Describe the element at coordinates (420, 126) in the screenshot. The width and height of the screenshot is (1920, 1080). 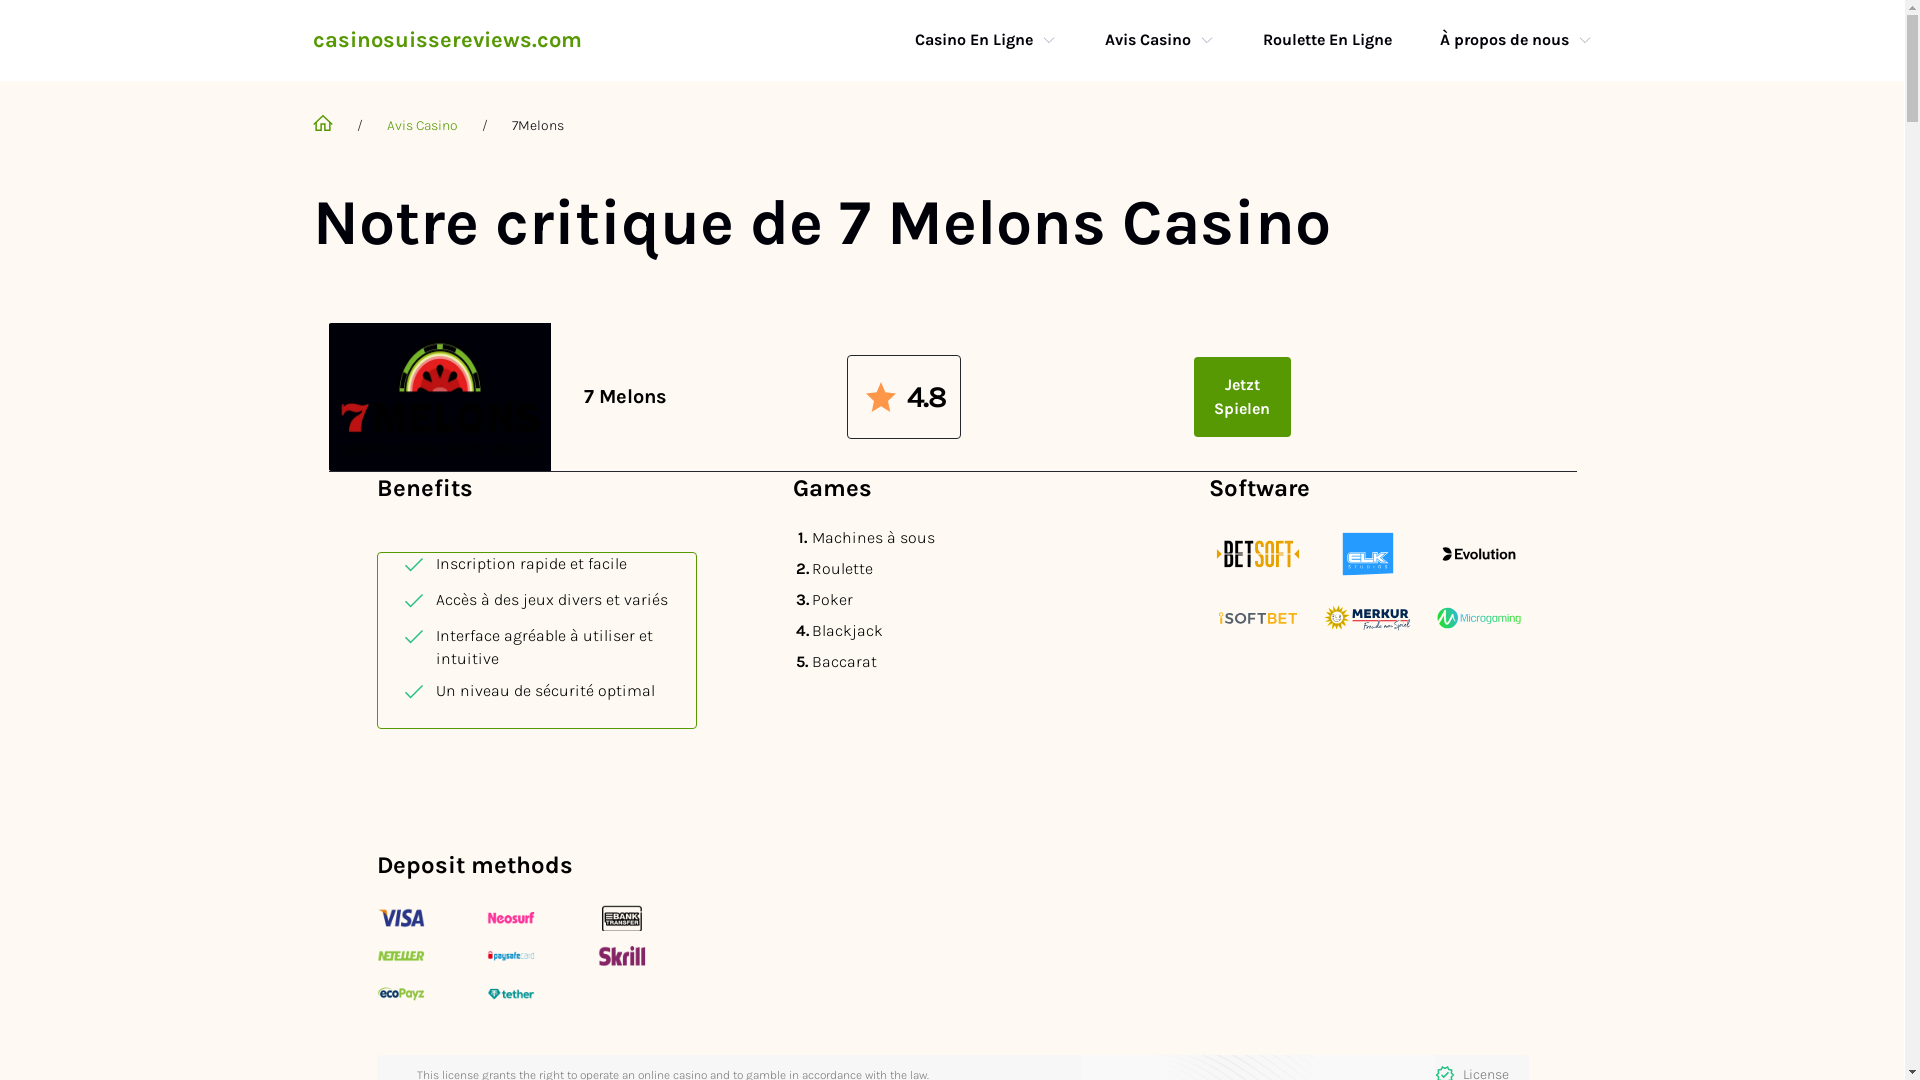
I see `'Avis Casino'` at that location.